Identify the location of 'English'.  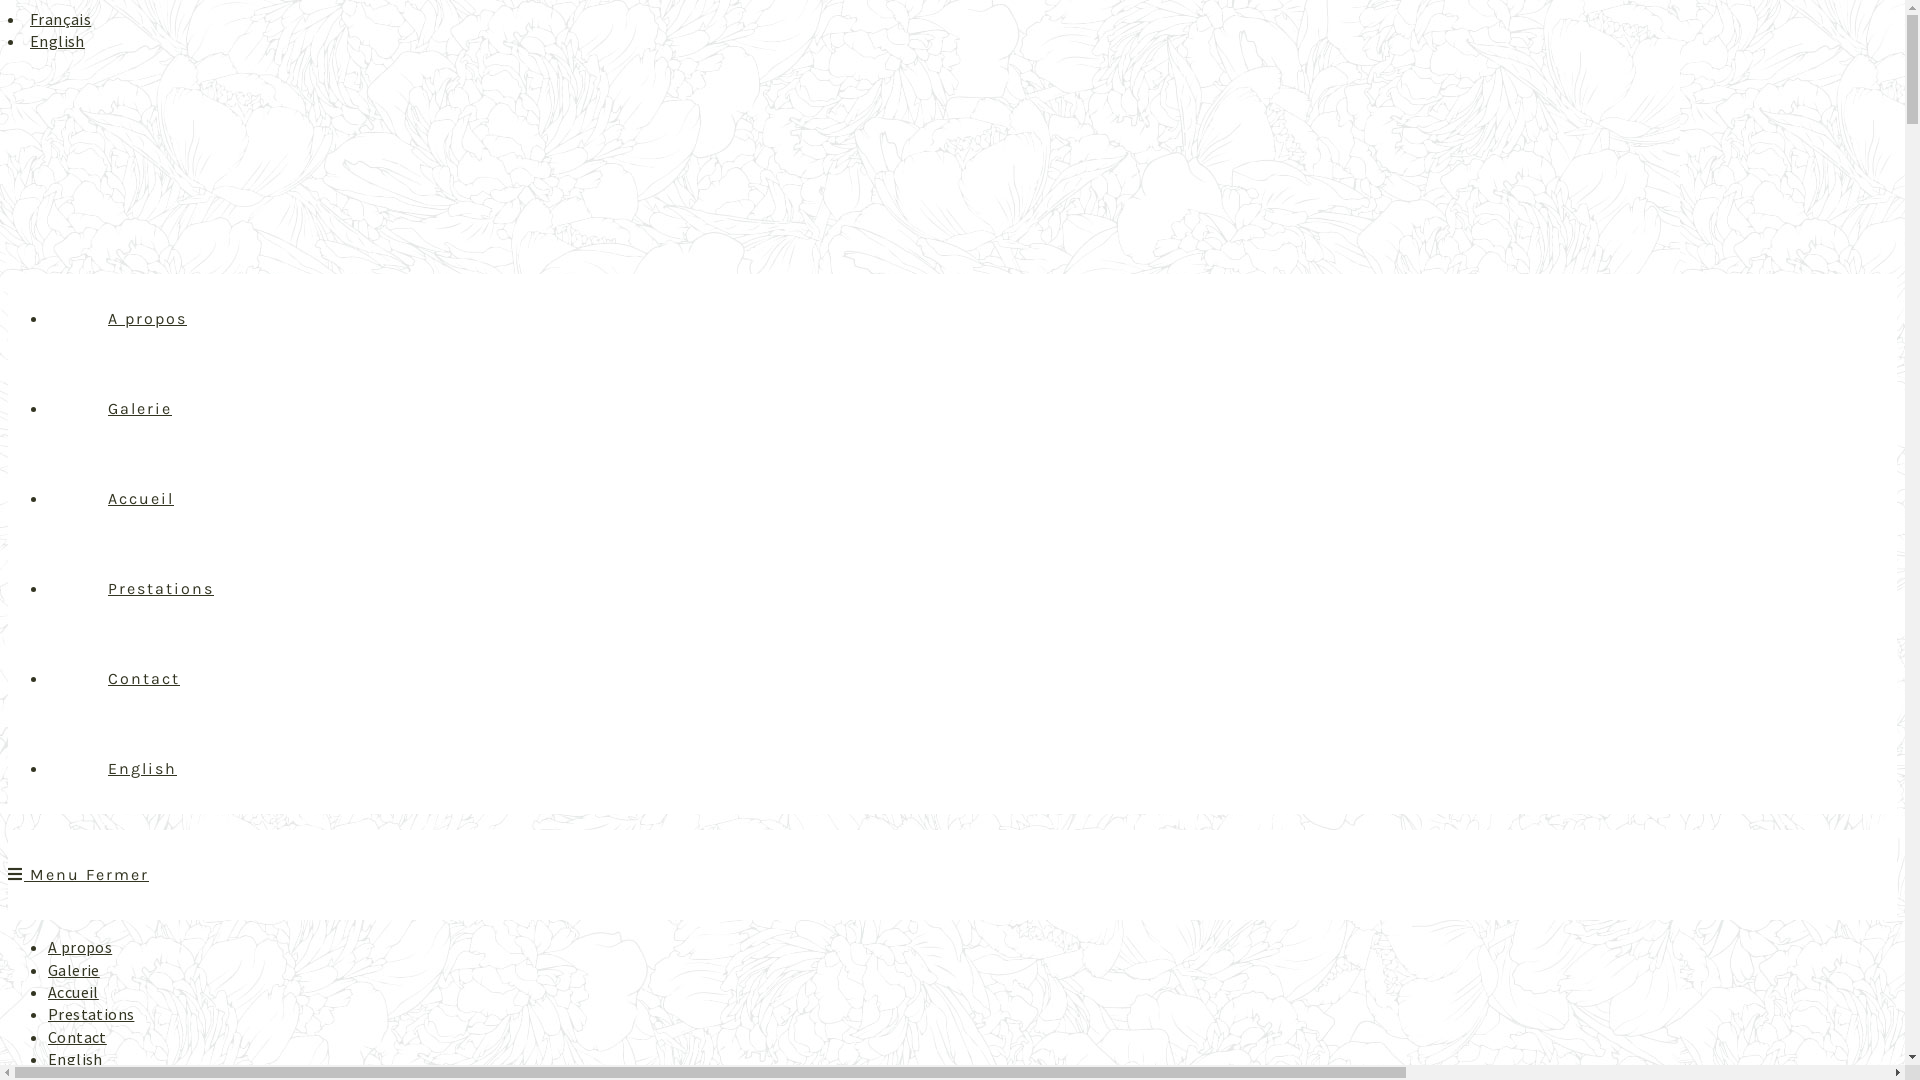
(57, 41).